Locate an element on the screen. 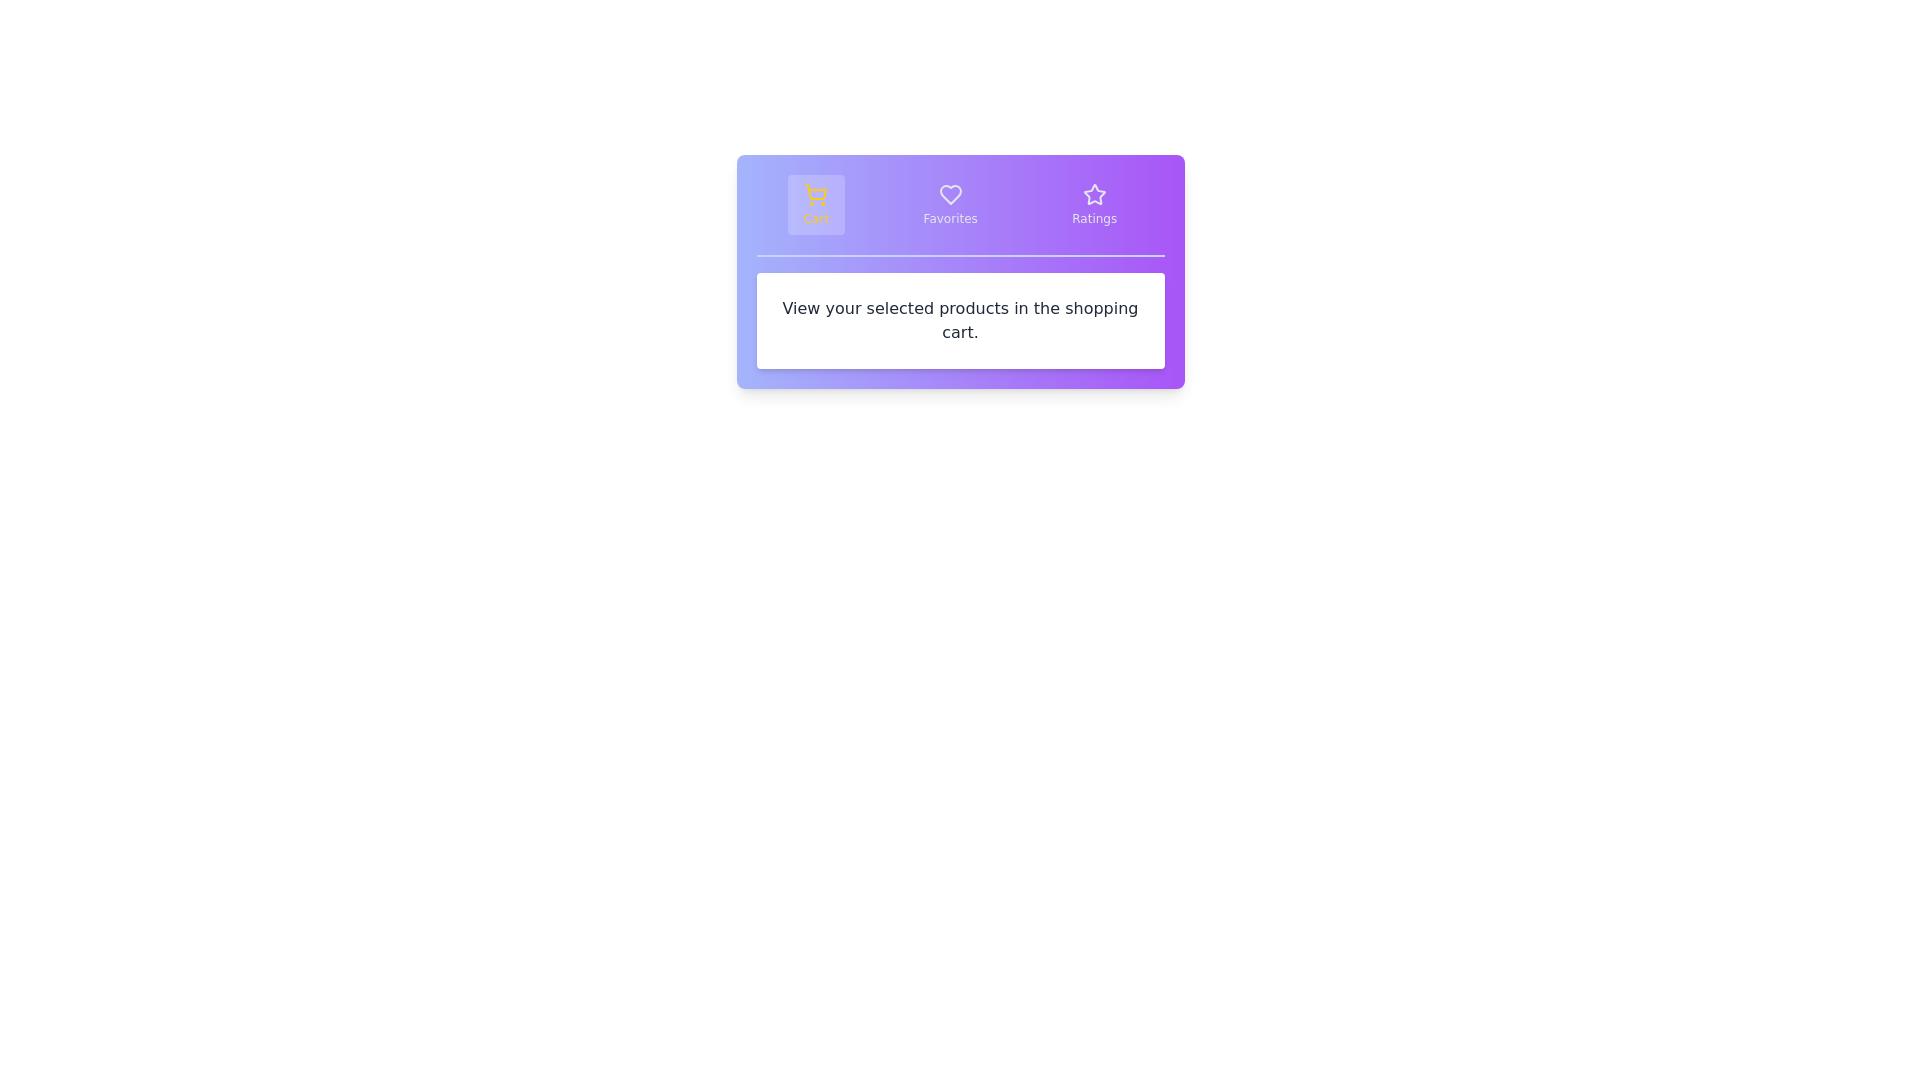 The image size is (1920, 1080). the cart icon located in the top-left region of the navigation bar is located at coordinates (816, 192).